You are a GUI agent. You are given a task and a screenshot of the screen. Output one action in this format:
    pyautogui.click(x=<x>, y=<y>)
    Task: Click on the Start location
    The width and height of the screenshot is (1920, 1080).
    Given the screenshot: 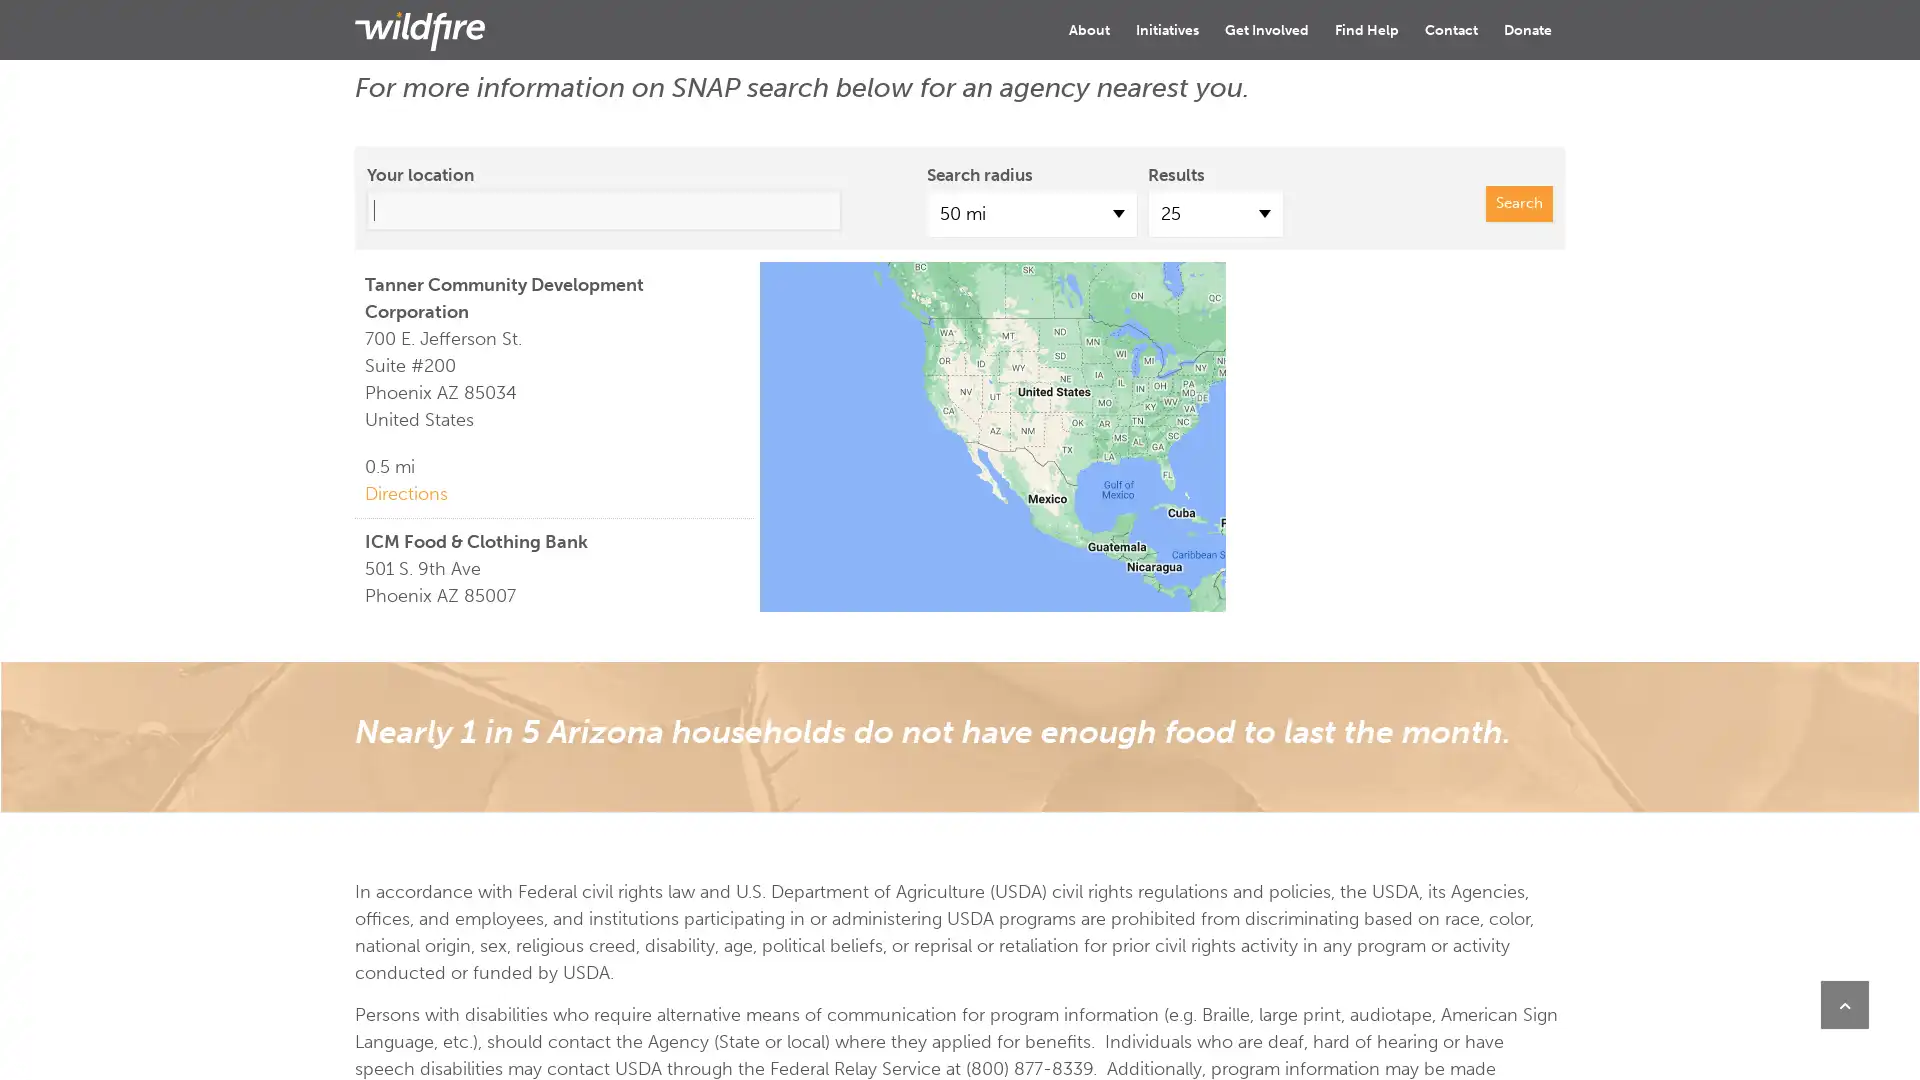 What is the action you would take?
    pyautogui.click(x=1152, y=422)
    